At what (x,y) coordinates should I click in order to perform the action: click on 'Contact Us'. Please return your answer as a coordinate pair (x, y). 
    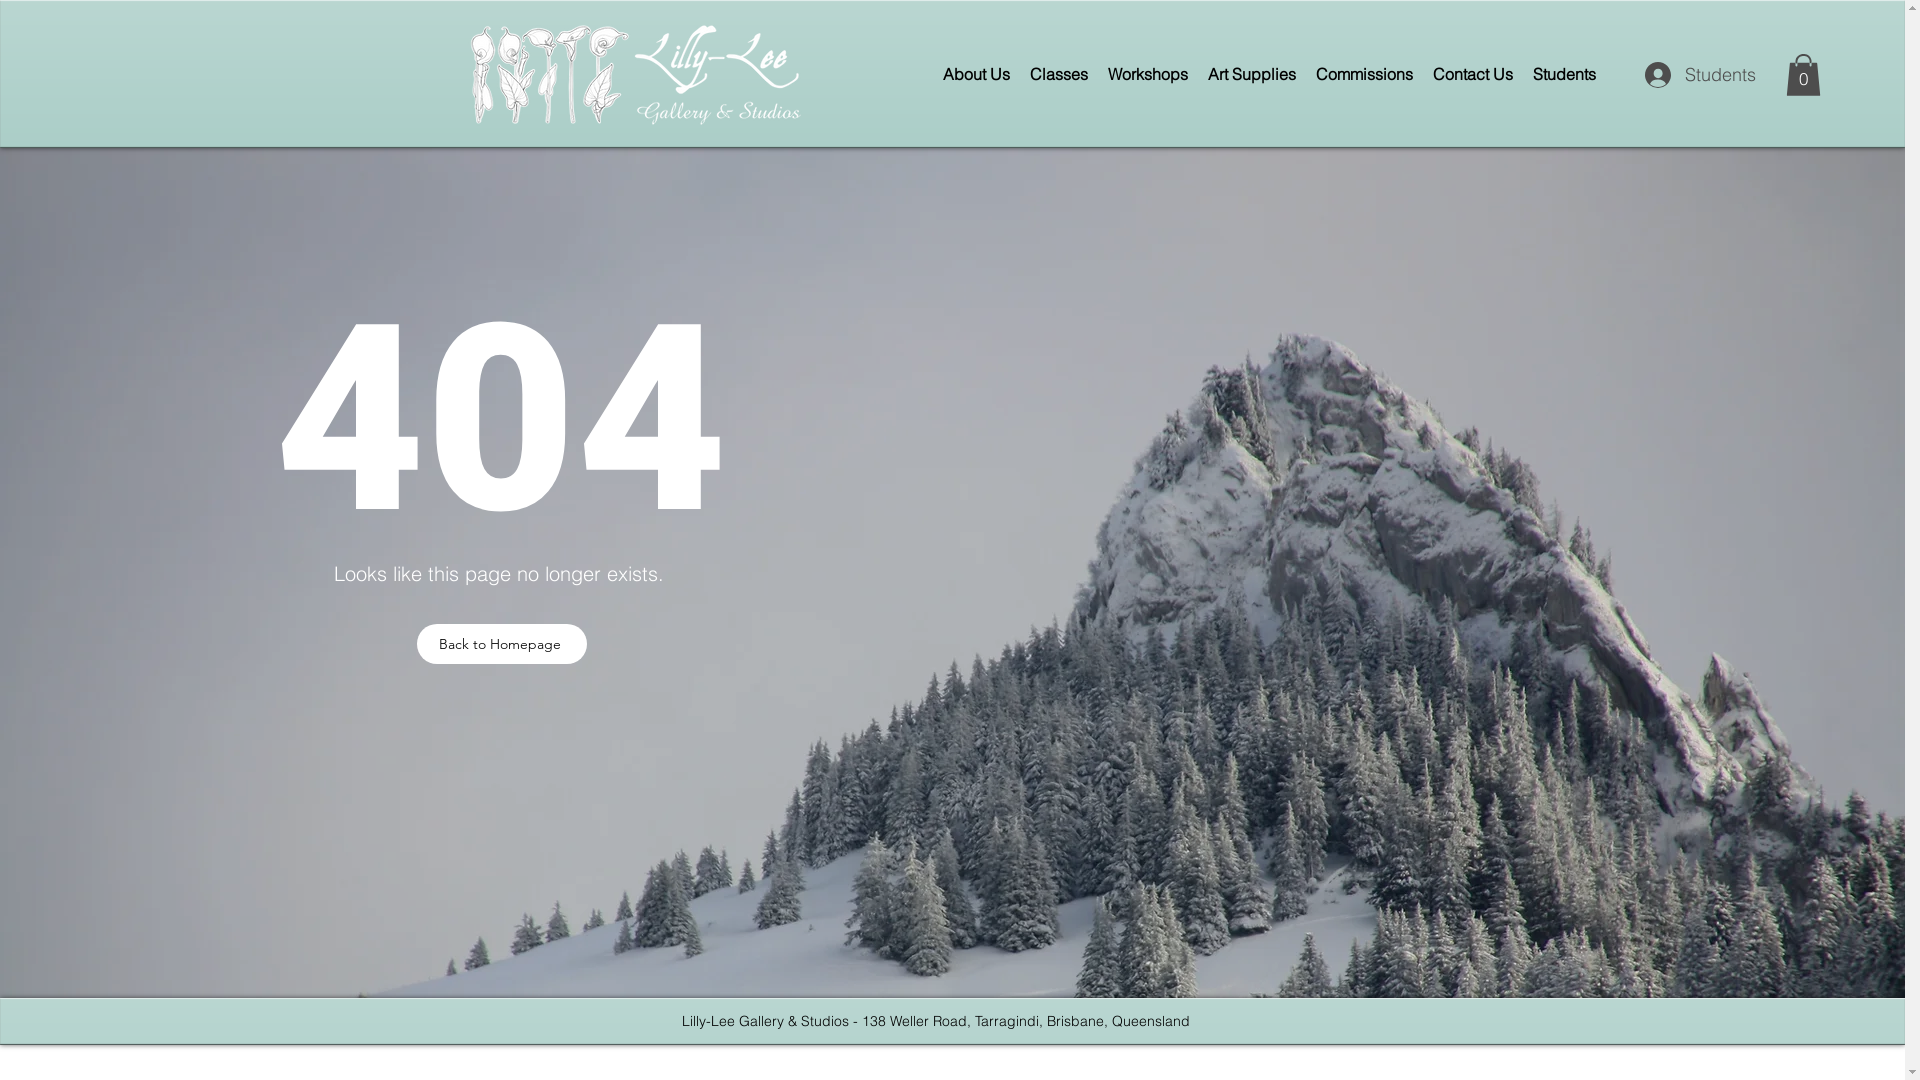
    Looking at the image, I should click on (1473, 73).